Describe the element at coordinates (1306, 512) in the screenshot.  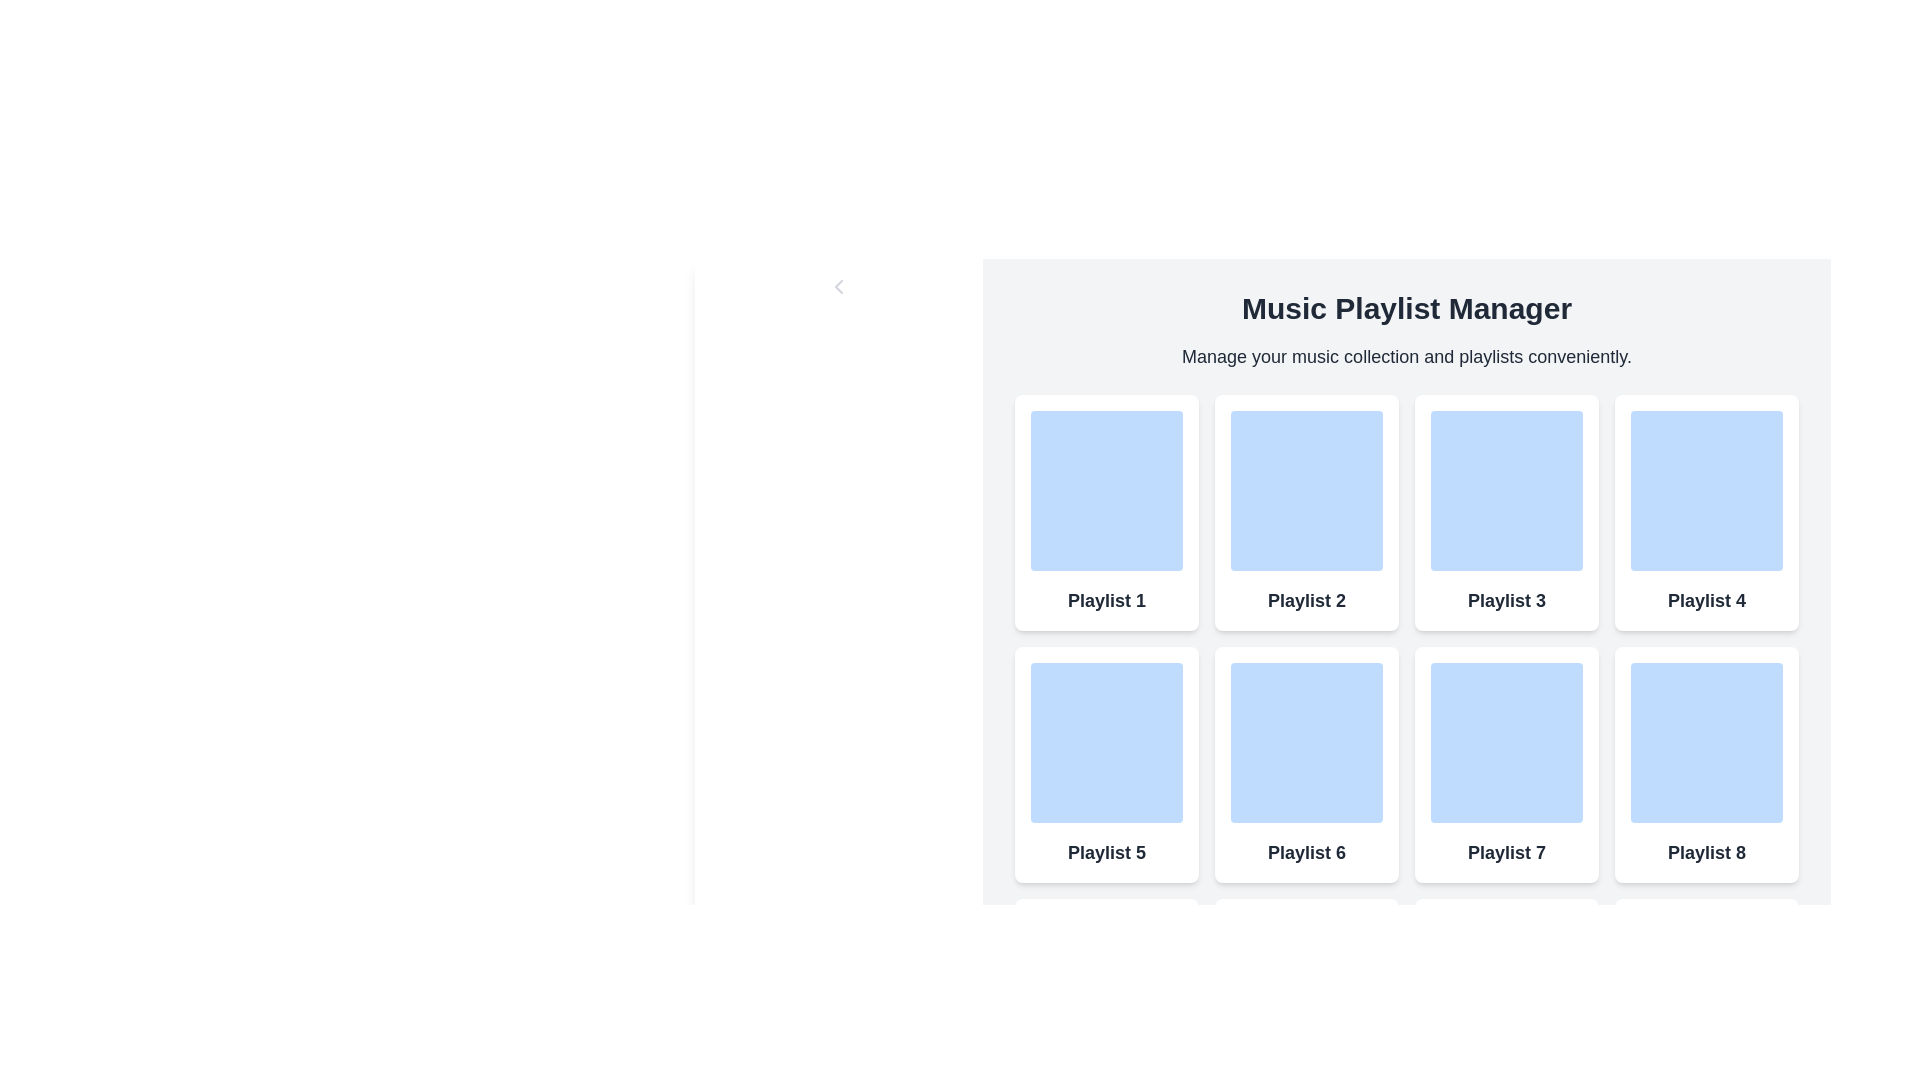
I see `the second card in the playlist manager interface` at that location.